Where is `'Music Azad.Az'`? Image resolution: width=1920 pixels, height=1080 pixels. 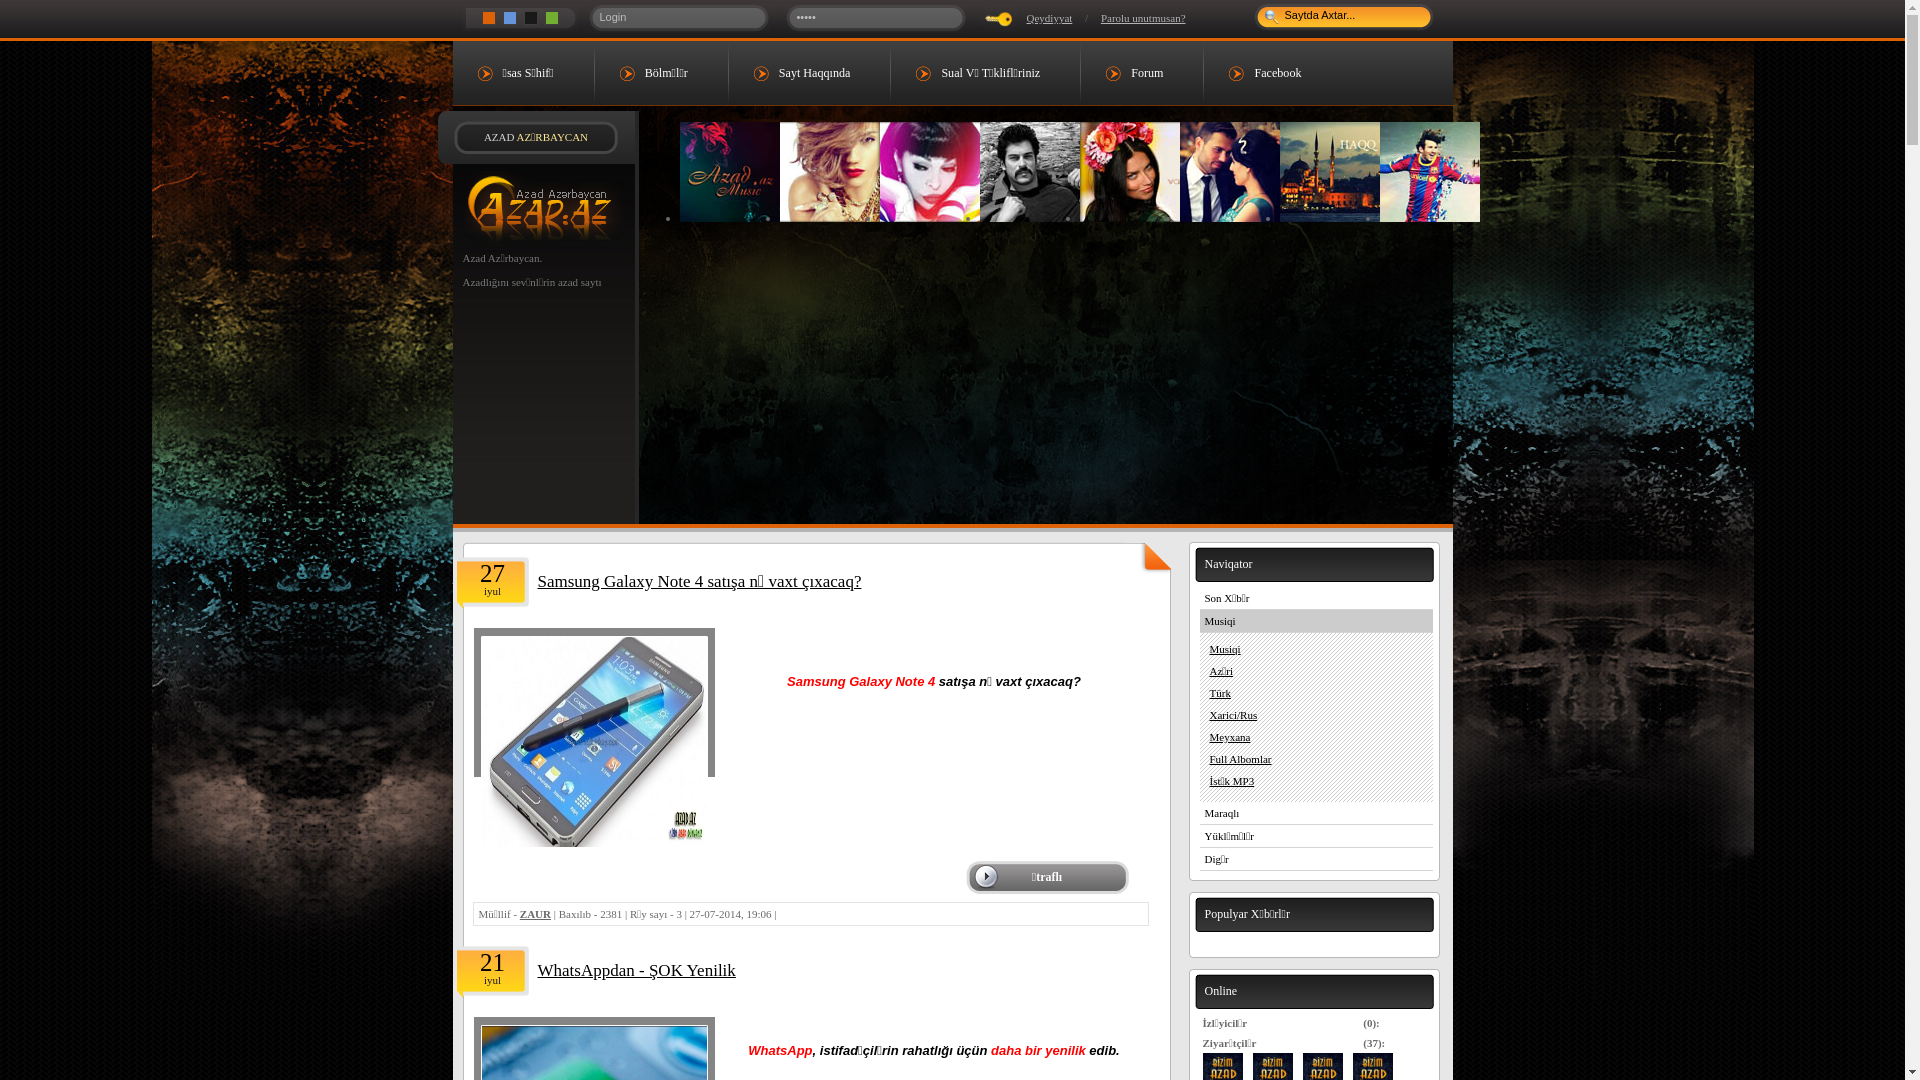 'Music Azad.Az' is located at coordinates (680, 171).